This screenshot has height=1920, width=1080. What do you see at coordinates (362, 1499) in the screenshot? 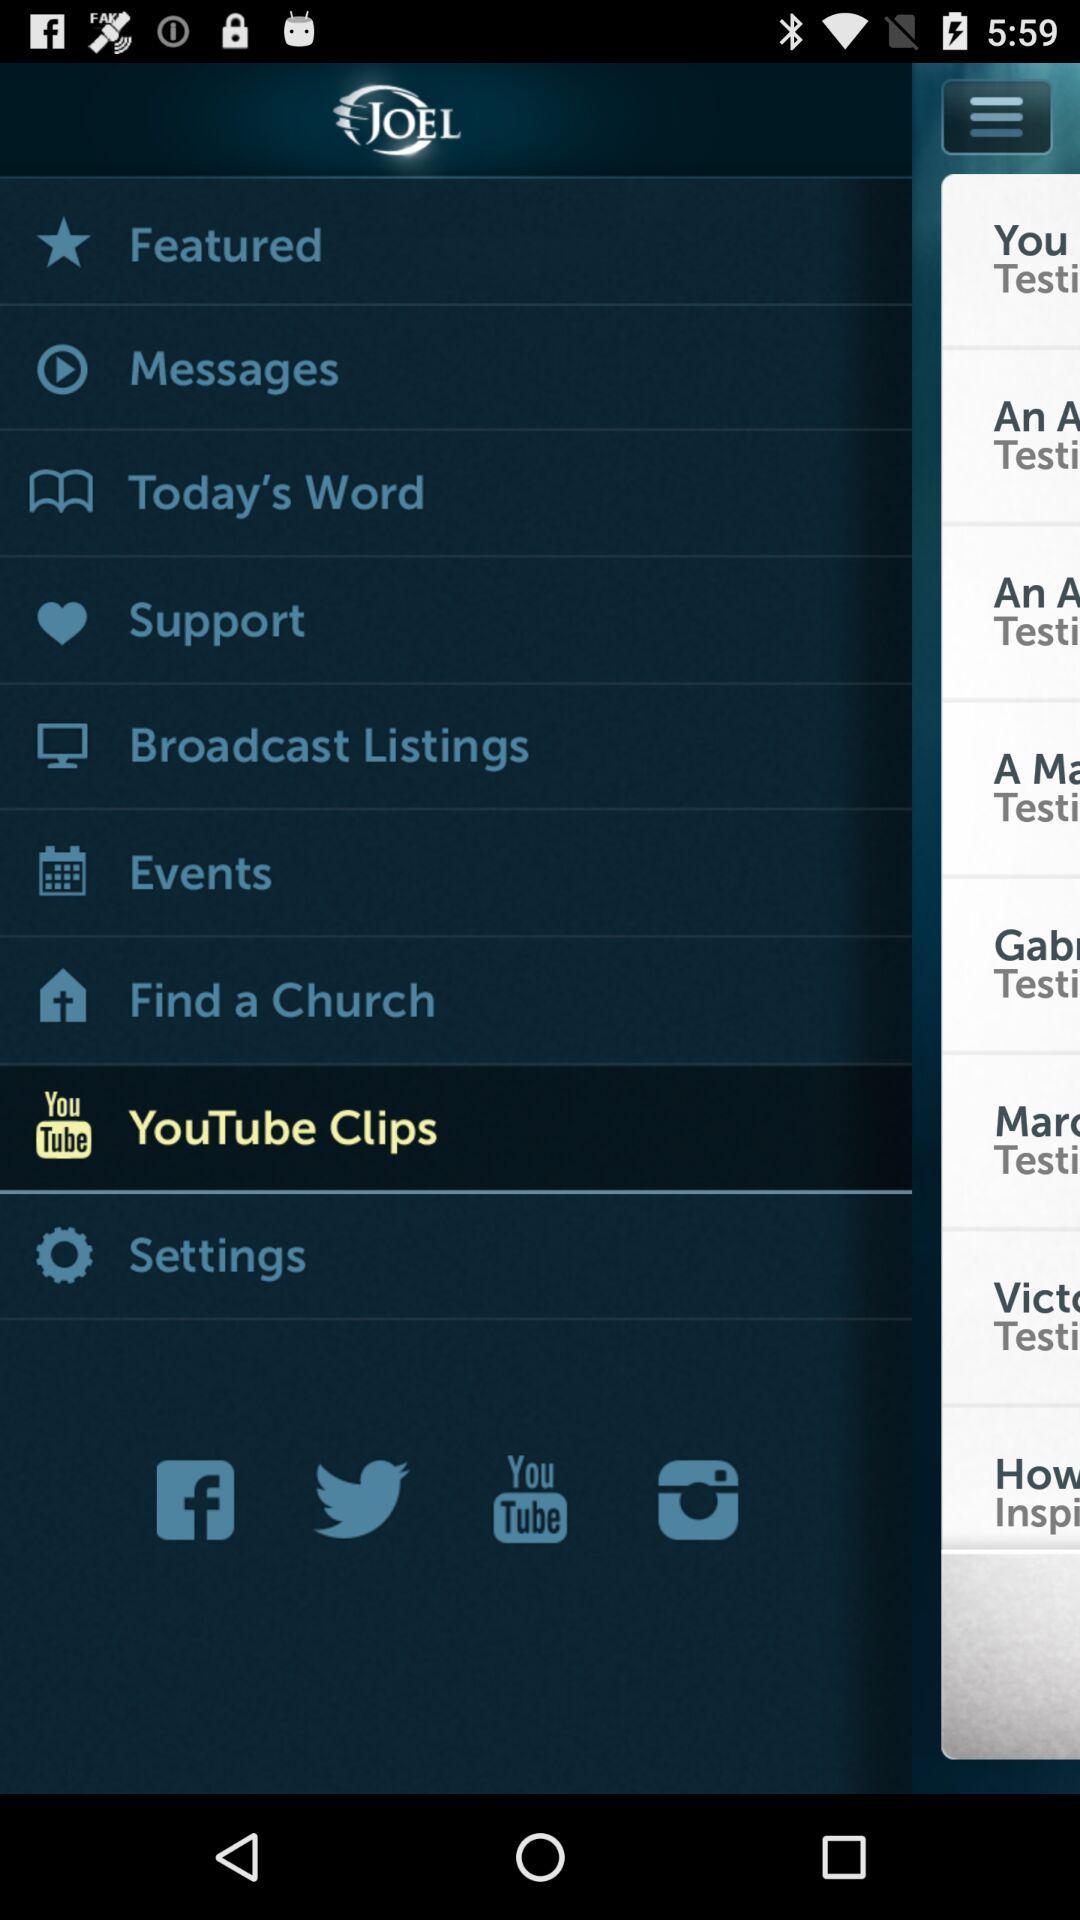
I see `tweet` at bounding box center [362, 1499].